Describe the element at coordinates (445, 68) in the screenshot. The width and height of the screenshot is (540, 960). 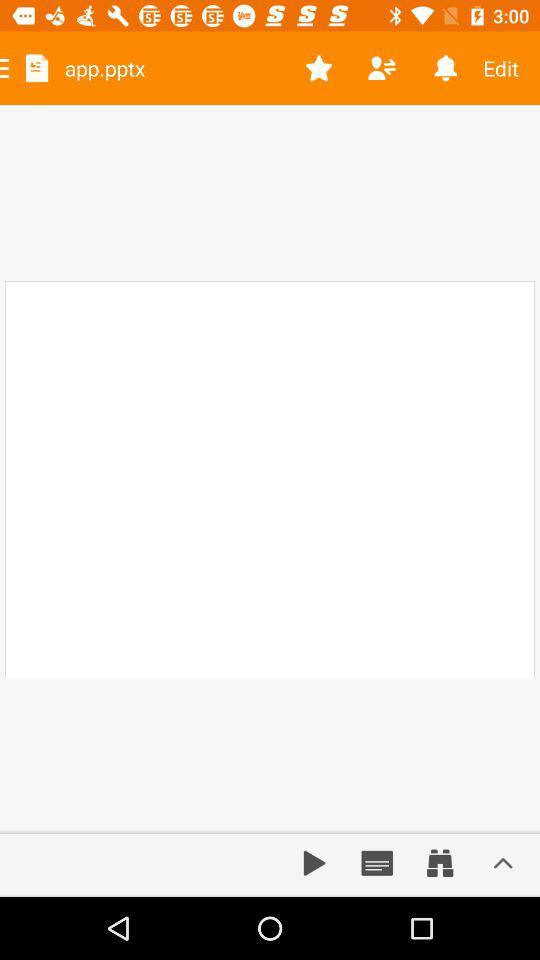
I see `the item to the left of the edit` at that location.